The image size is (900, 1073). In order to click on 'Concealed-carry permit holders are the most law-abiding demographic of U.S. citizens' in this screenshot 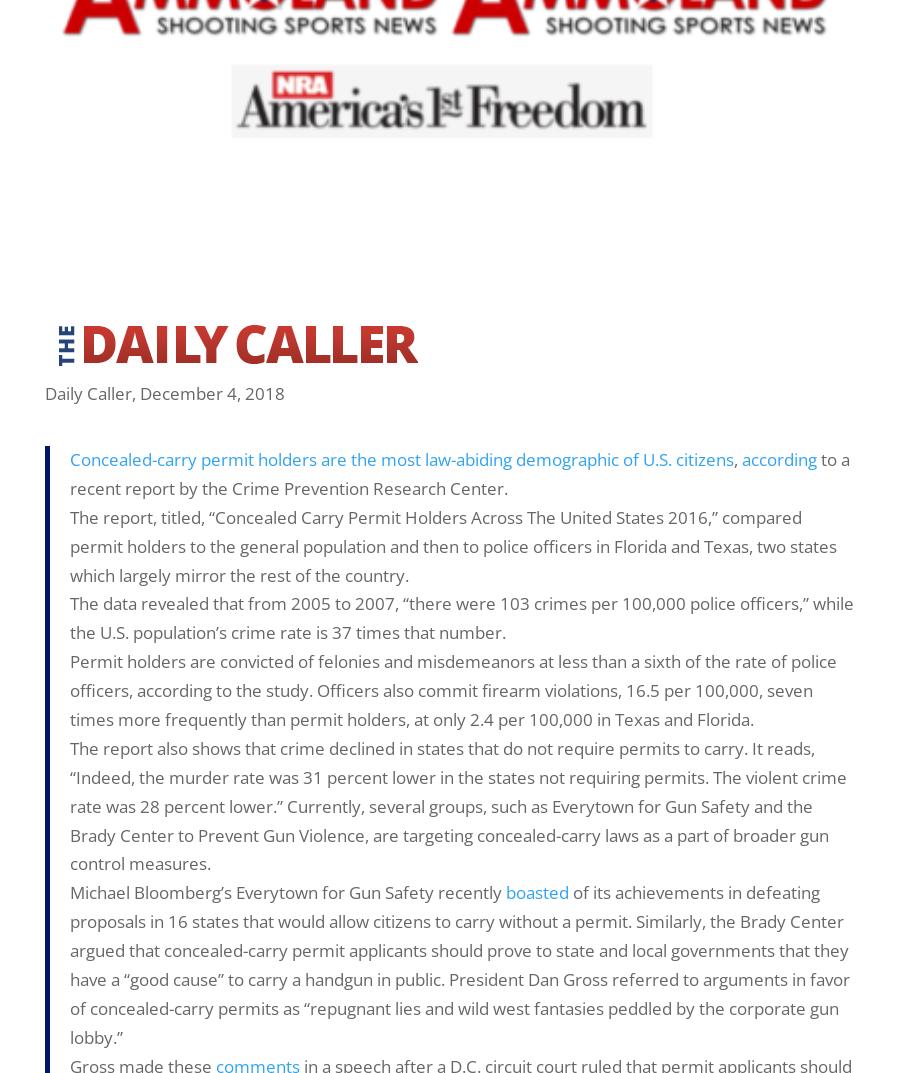, I will do `click(402, 458)`.